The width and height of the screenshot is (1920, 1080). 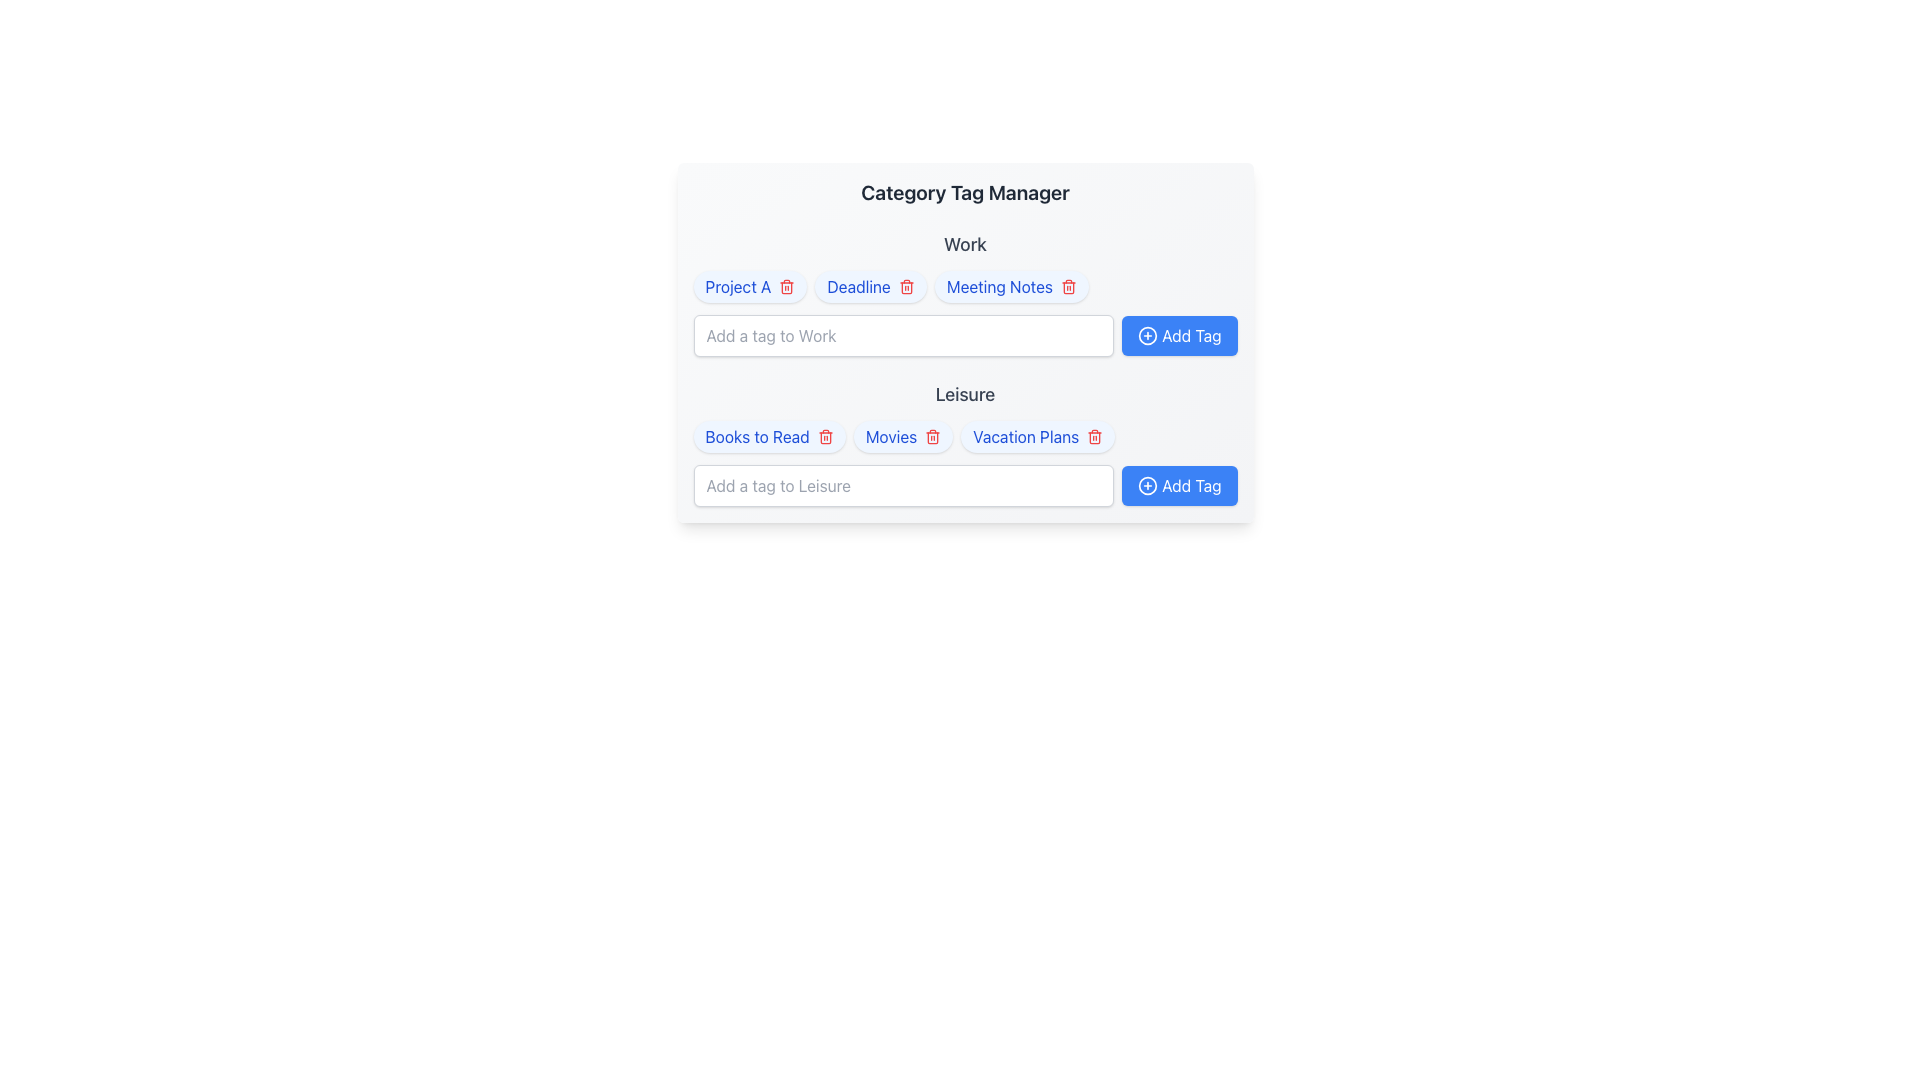 I want to click on the third Tag label labeled 'Meeting Notes' with a delete icon in the 'Category Tag Manager' interface, so click(x=1011, y=286).